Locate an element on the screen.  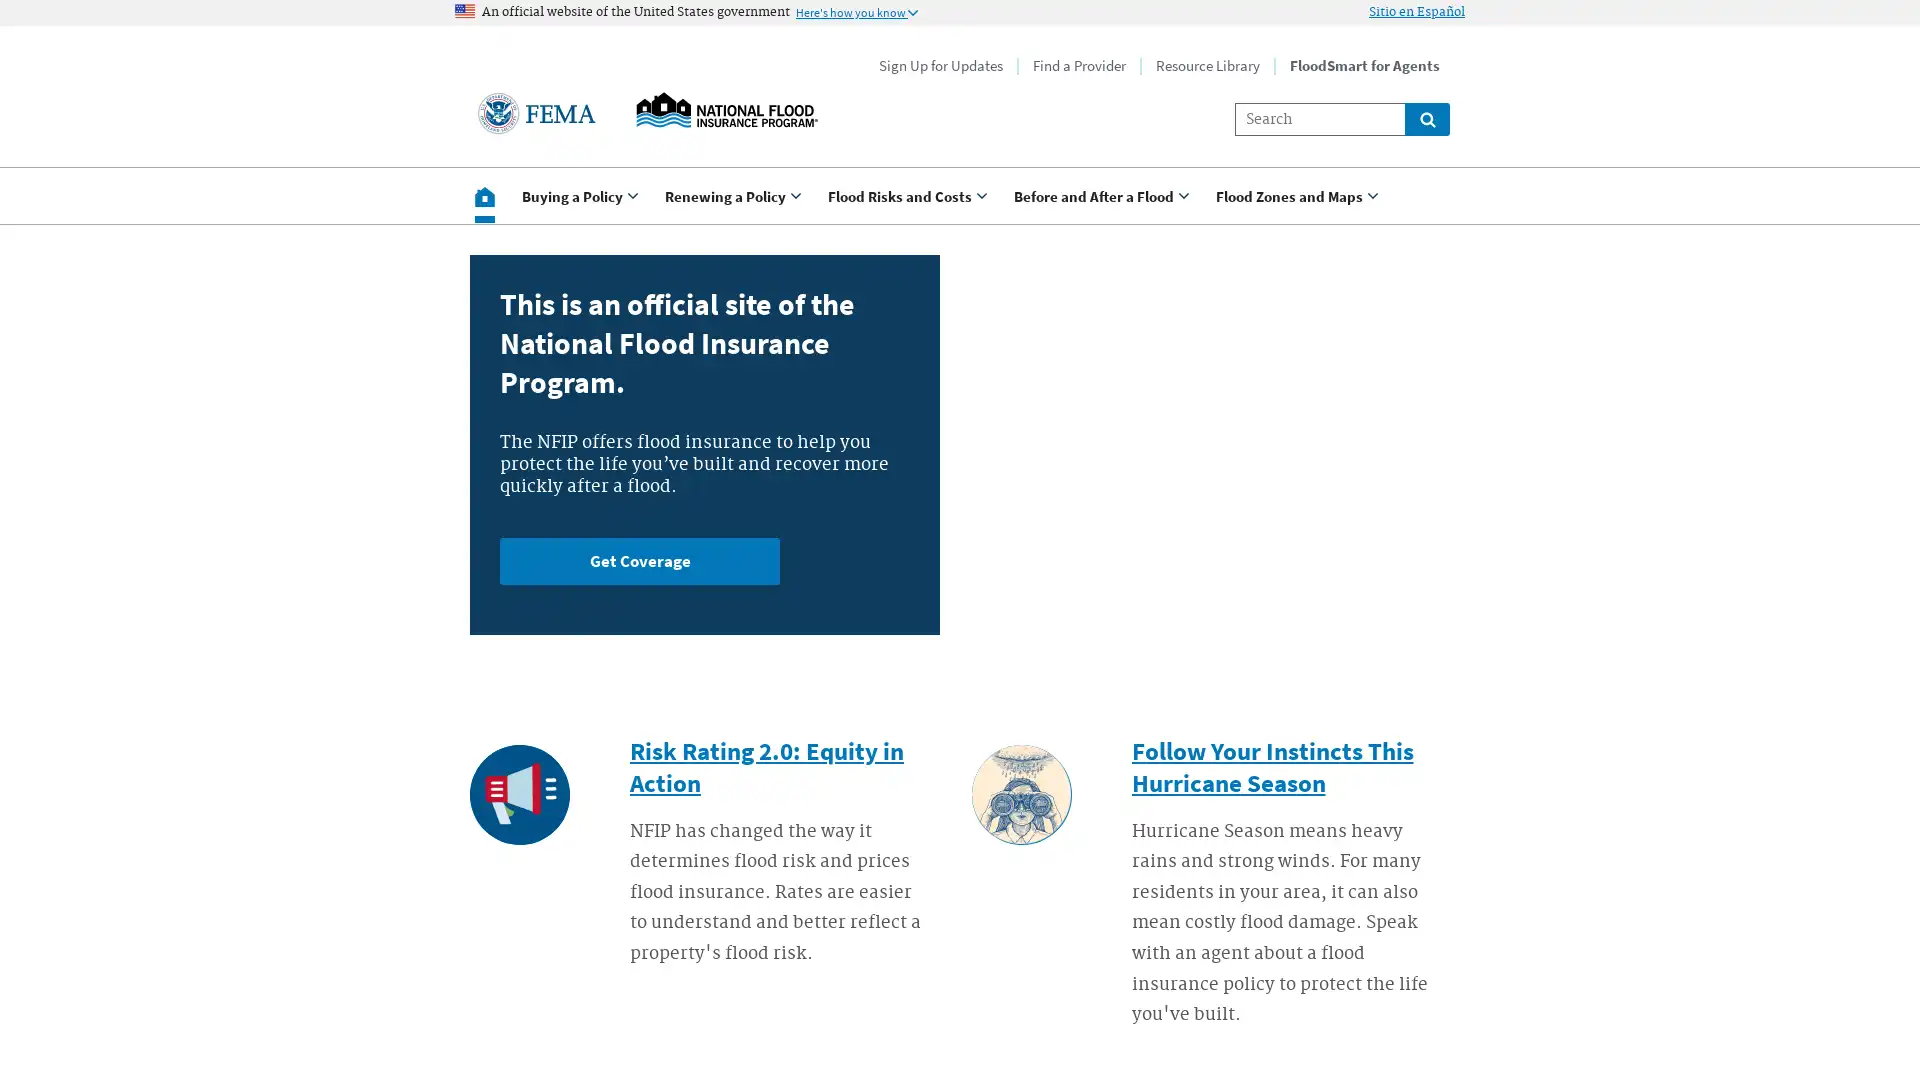
Use <enter> and shift + <enter> to open and close the drop down to sub-menus is located at coordinates (910, 195).